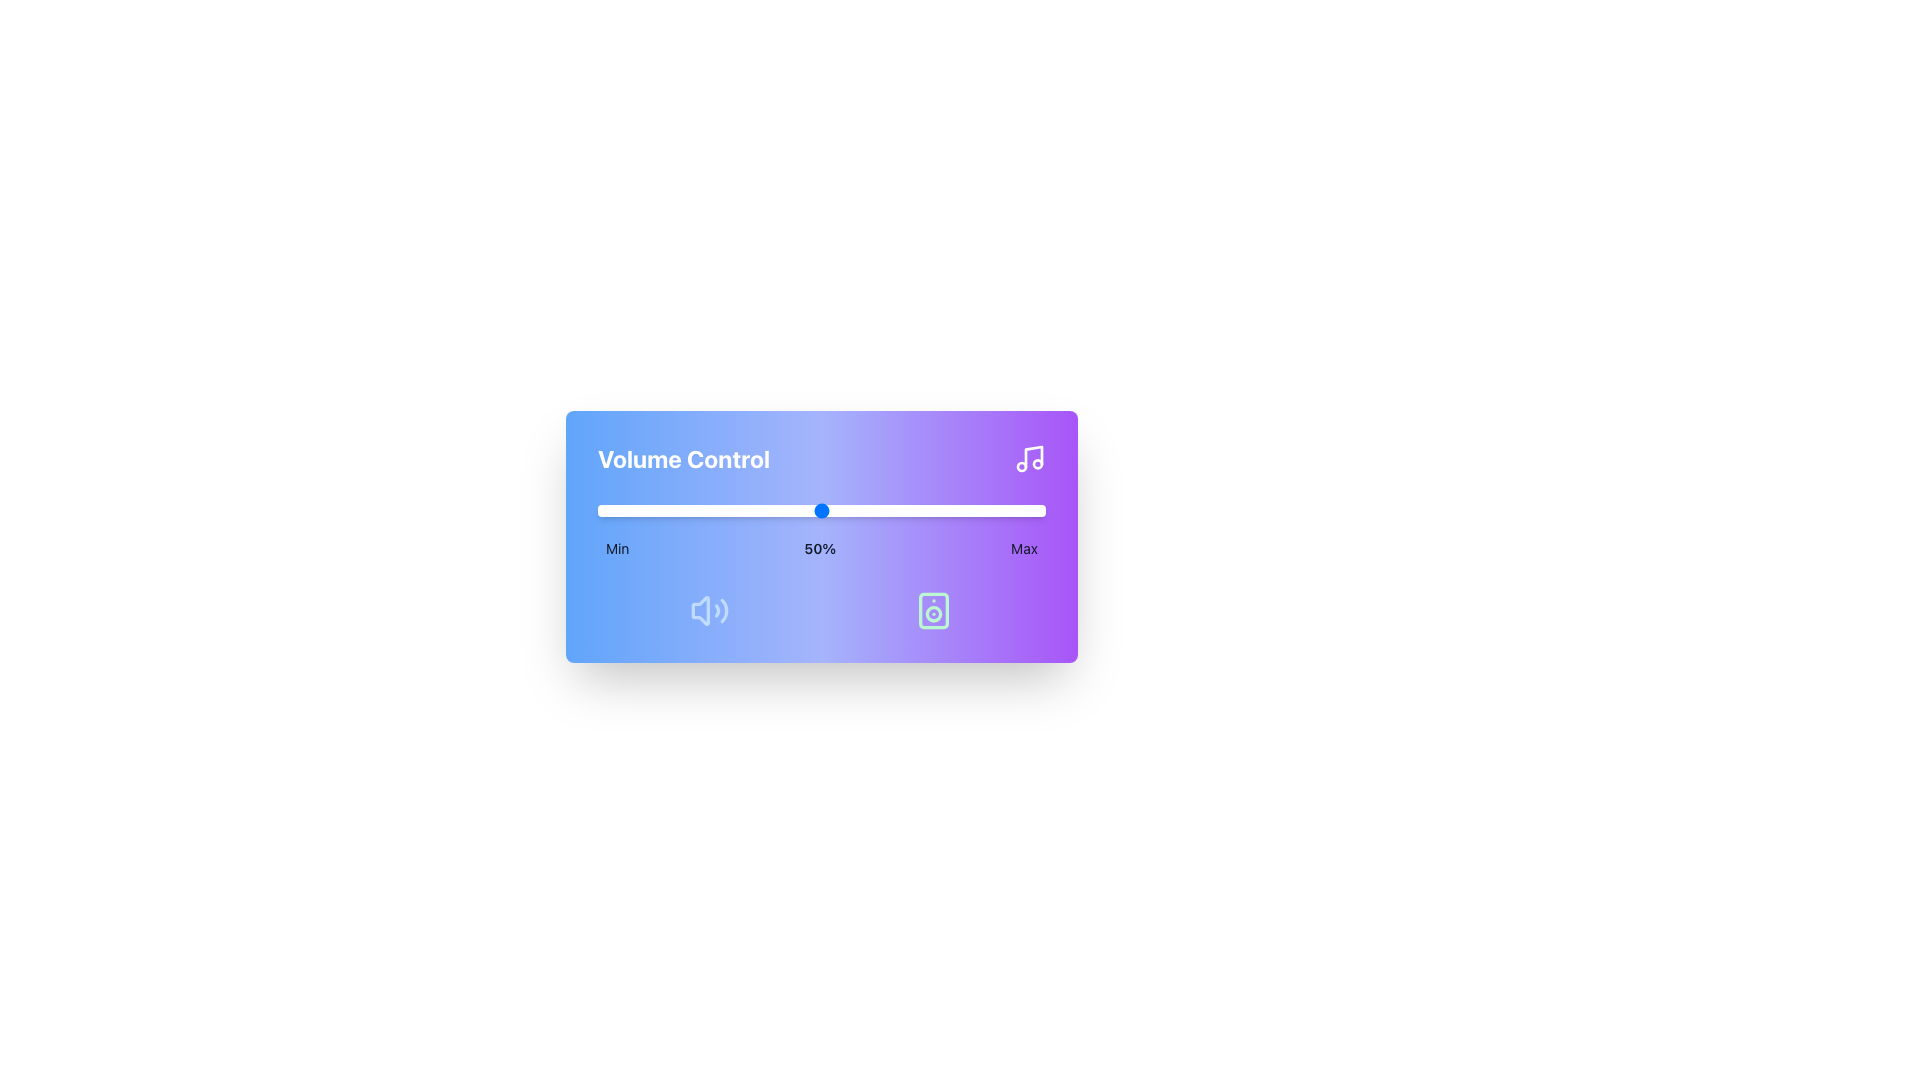 Image resolution: width=1920 pixels, height=1080 pixels. I want to click on the slider, so click(660, 509).